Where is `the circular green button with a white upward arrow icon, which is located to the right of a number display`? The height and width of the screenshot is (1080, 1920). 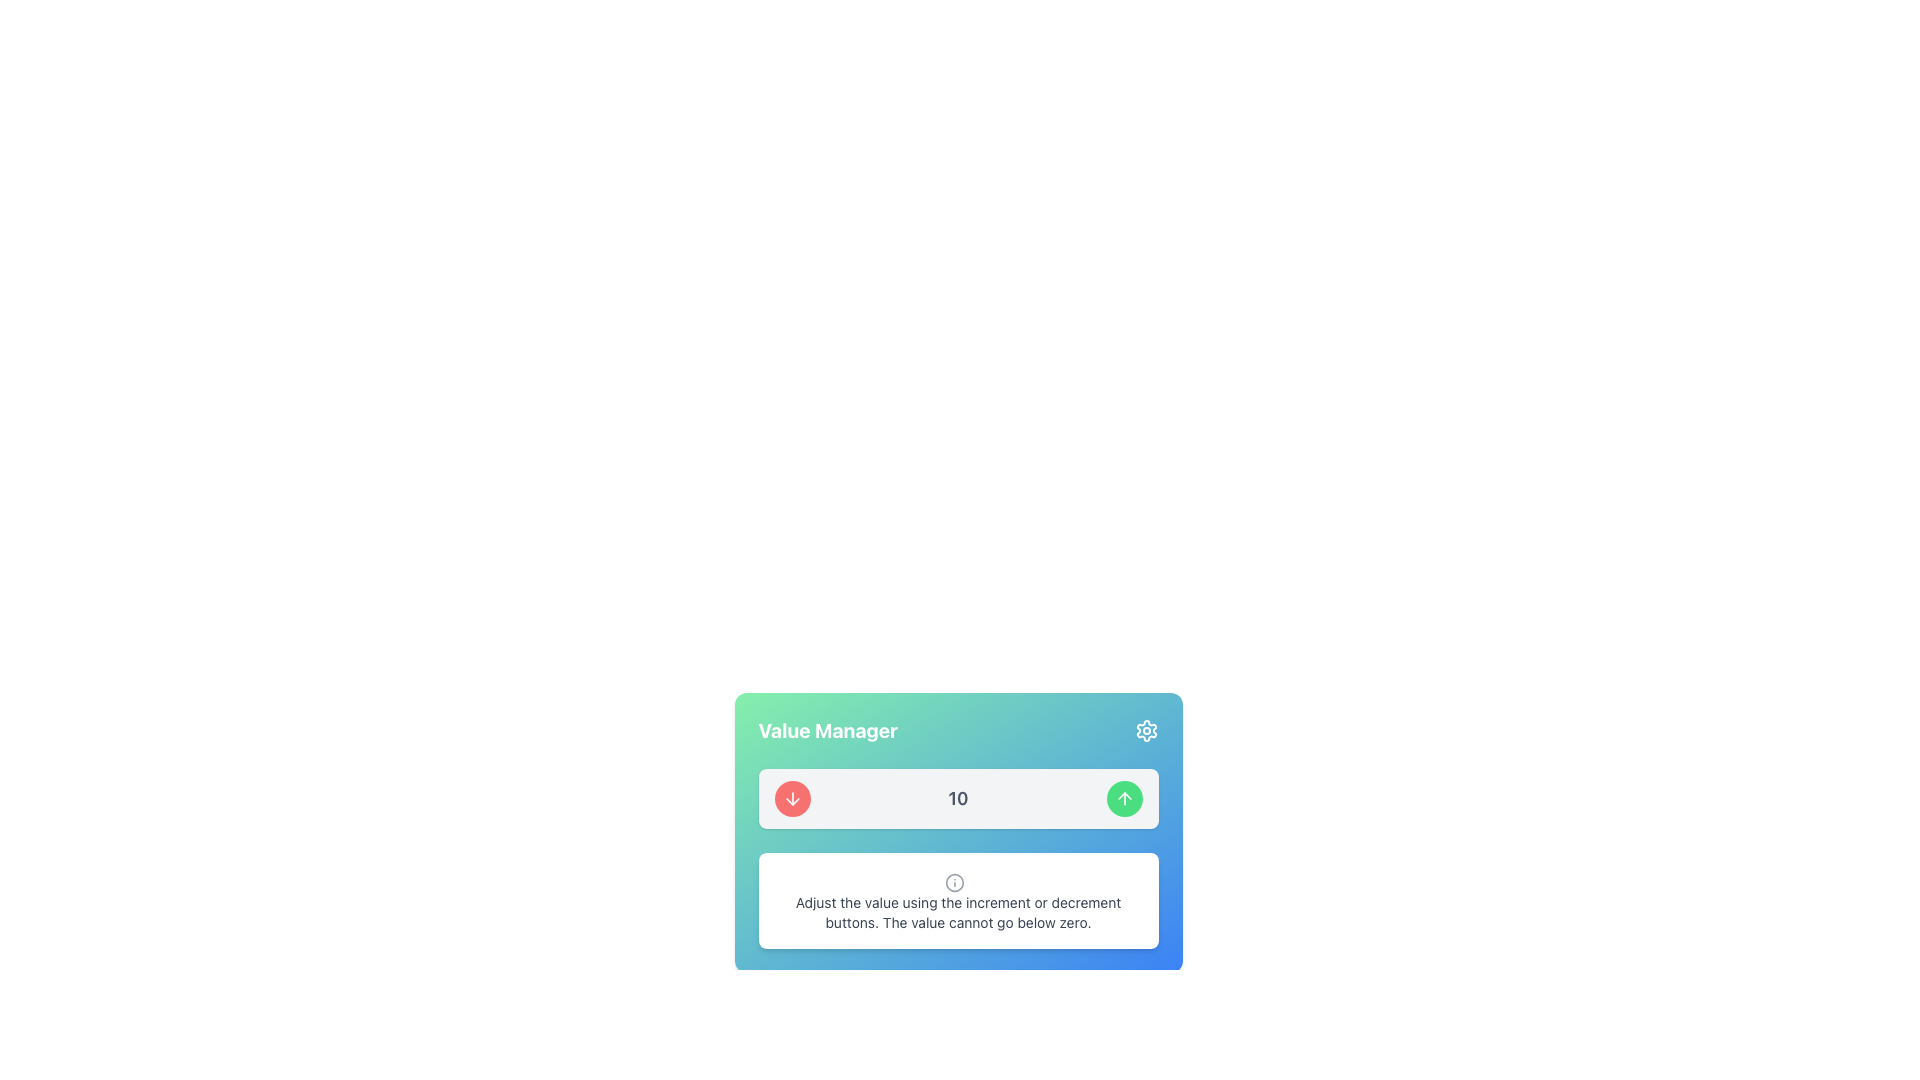 the circular green button with a white upward arrow icon, which is located to the right of a number display is located at coordinates (1124, 797).